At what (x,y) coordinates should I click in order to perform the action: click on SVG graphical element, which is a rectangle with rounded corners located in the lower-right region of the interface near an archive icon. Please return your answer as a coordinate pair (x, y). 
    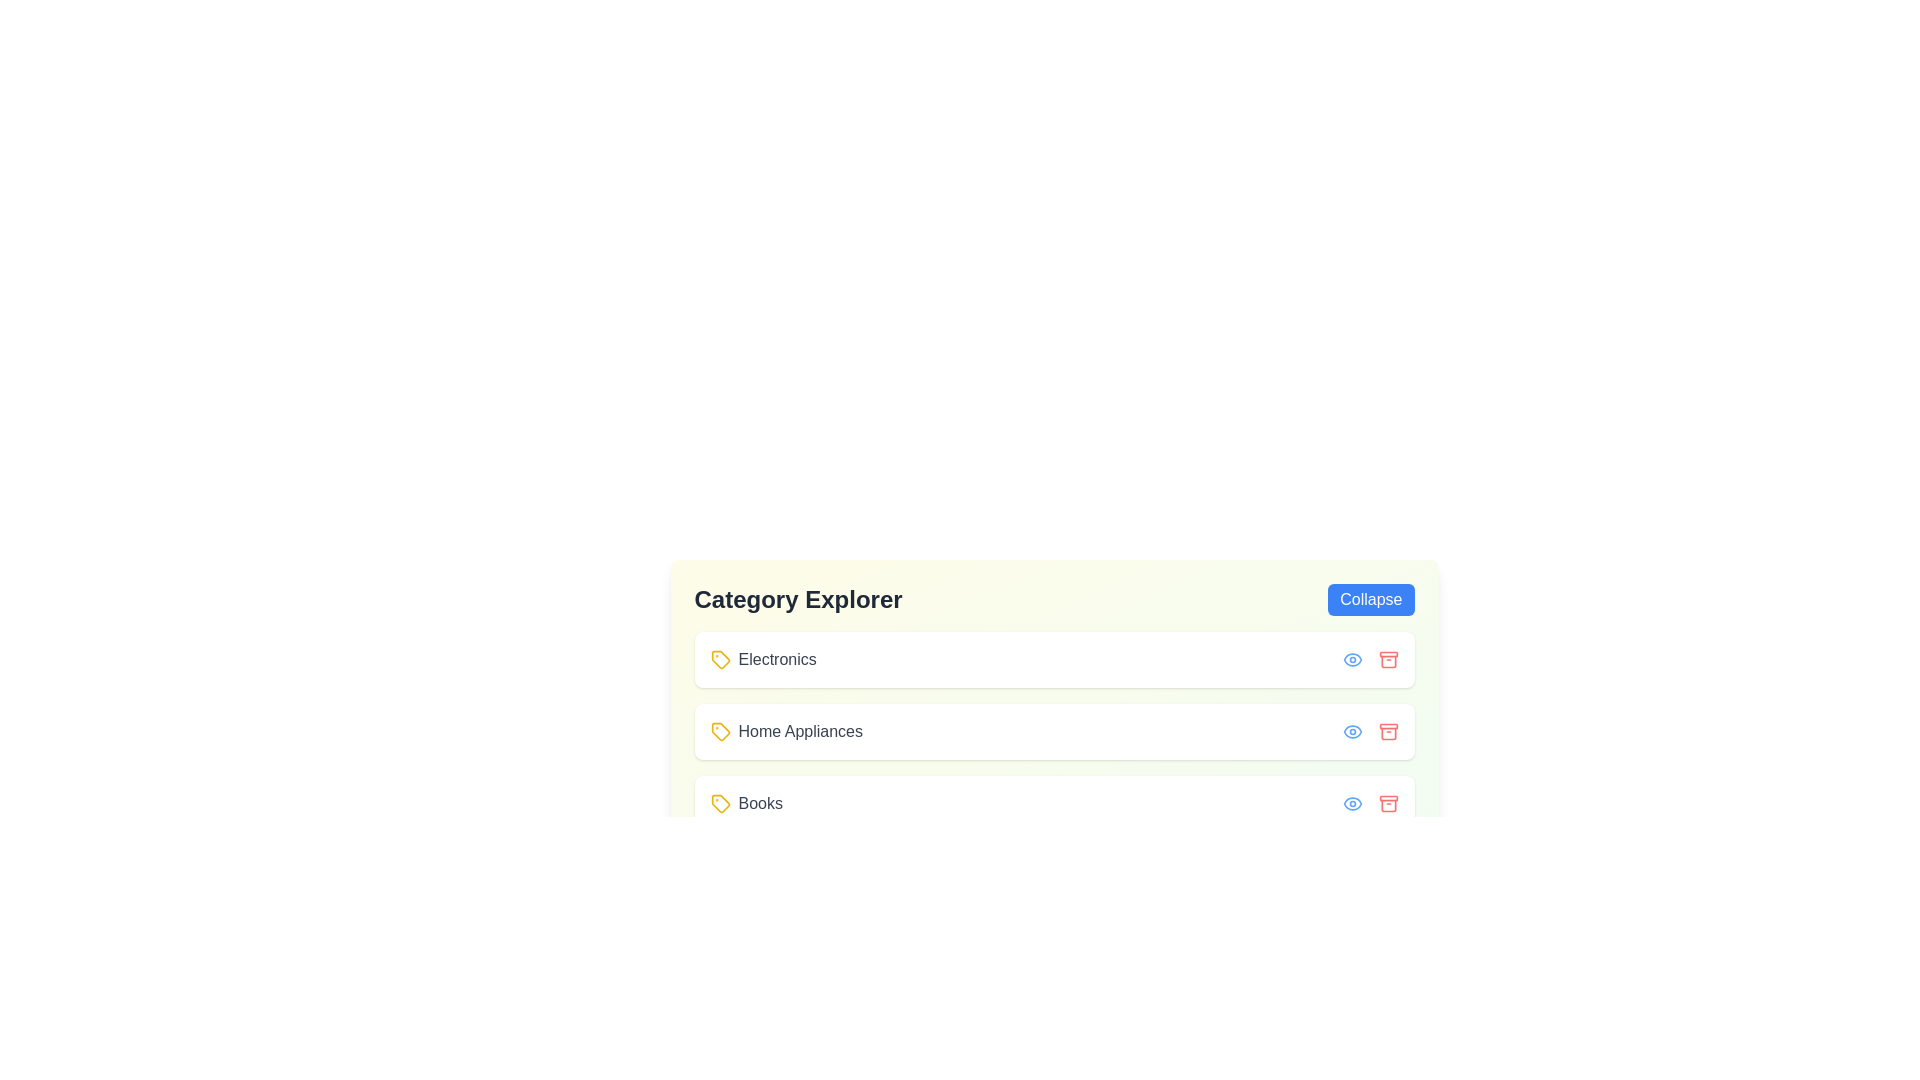
    Looking at the image, I should click on (1387, 726).